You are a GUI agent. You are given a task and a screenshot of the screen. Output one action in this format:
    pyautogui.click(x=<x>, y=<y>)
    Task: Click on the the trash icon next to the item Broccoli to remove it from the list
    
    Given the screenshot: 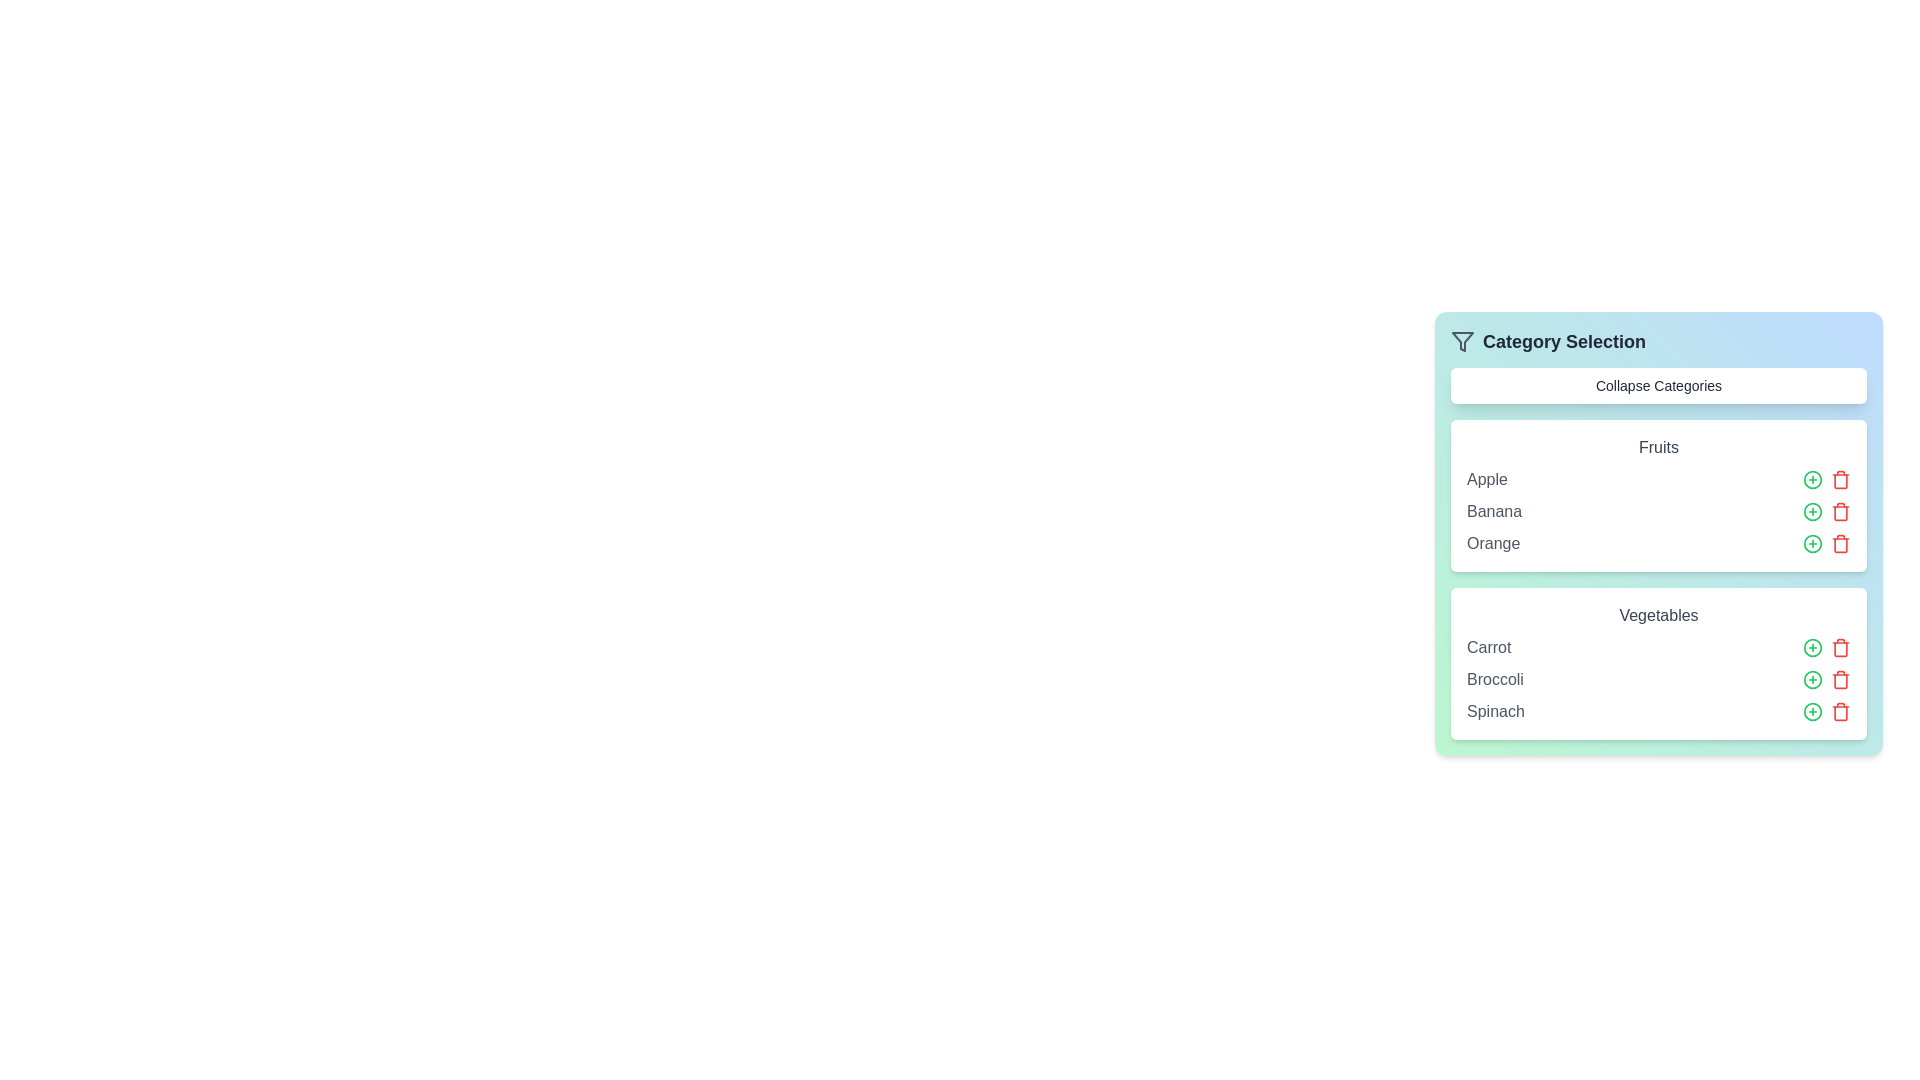 What is the action you would take?
    pyautogui.click(x=1840, y=678)
    